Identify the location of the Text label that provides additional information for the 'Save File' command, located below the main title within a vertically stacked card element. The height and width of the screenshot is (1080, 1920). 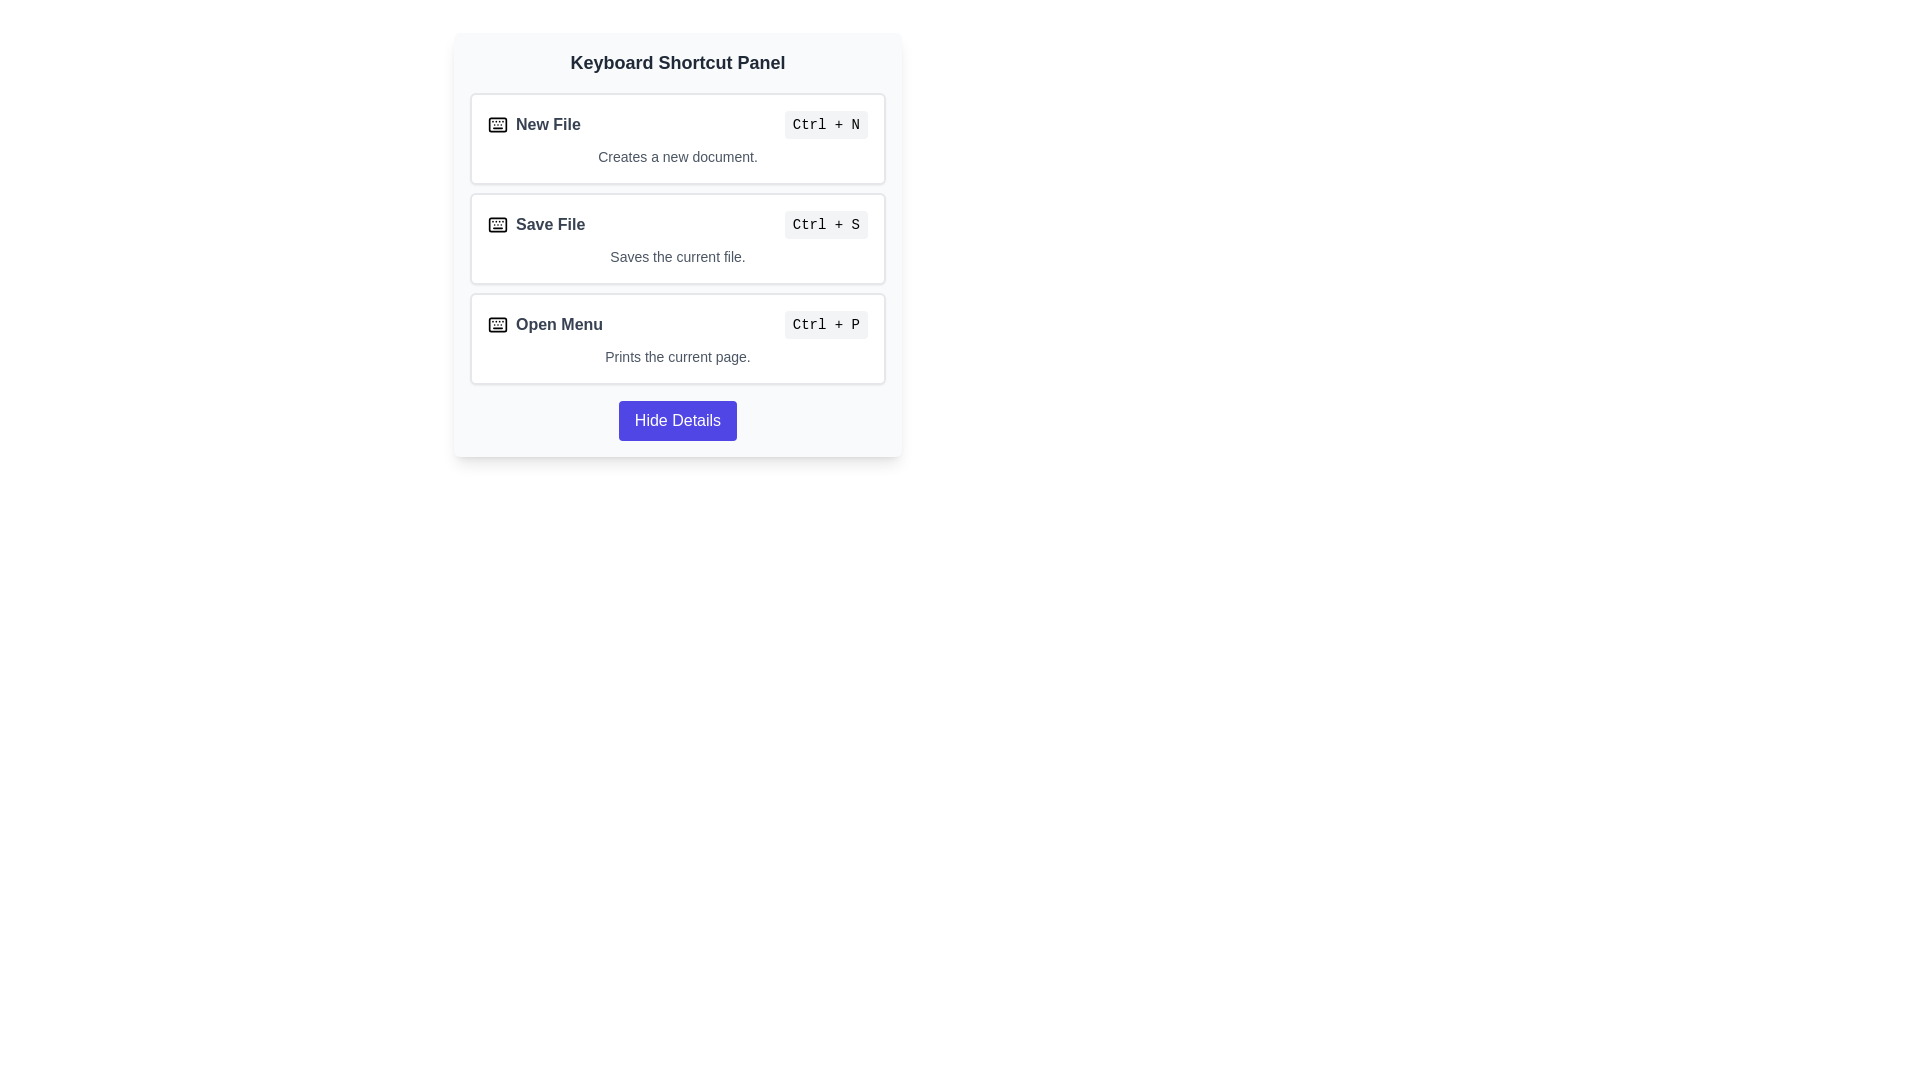
(677, 256).